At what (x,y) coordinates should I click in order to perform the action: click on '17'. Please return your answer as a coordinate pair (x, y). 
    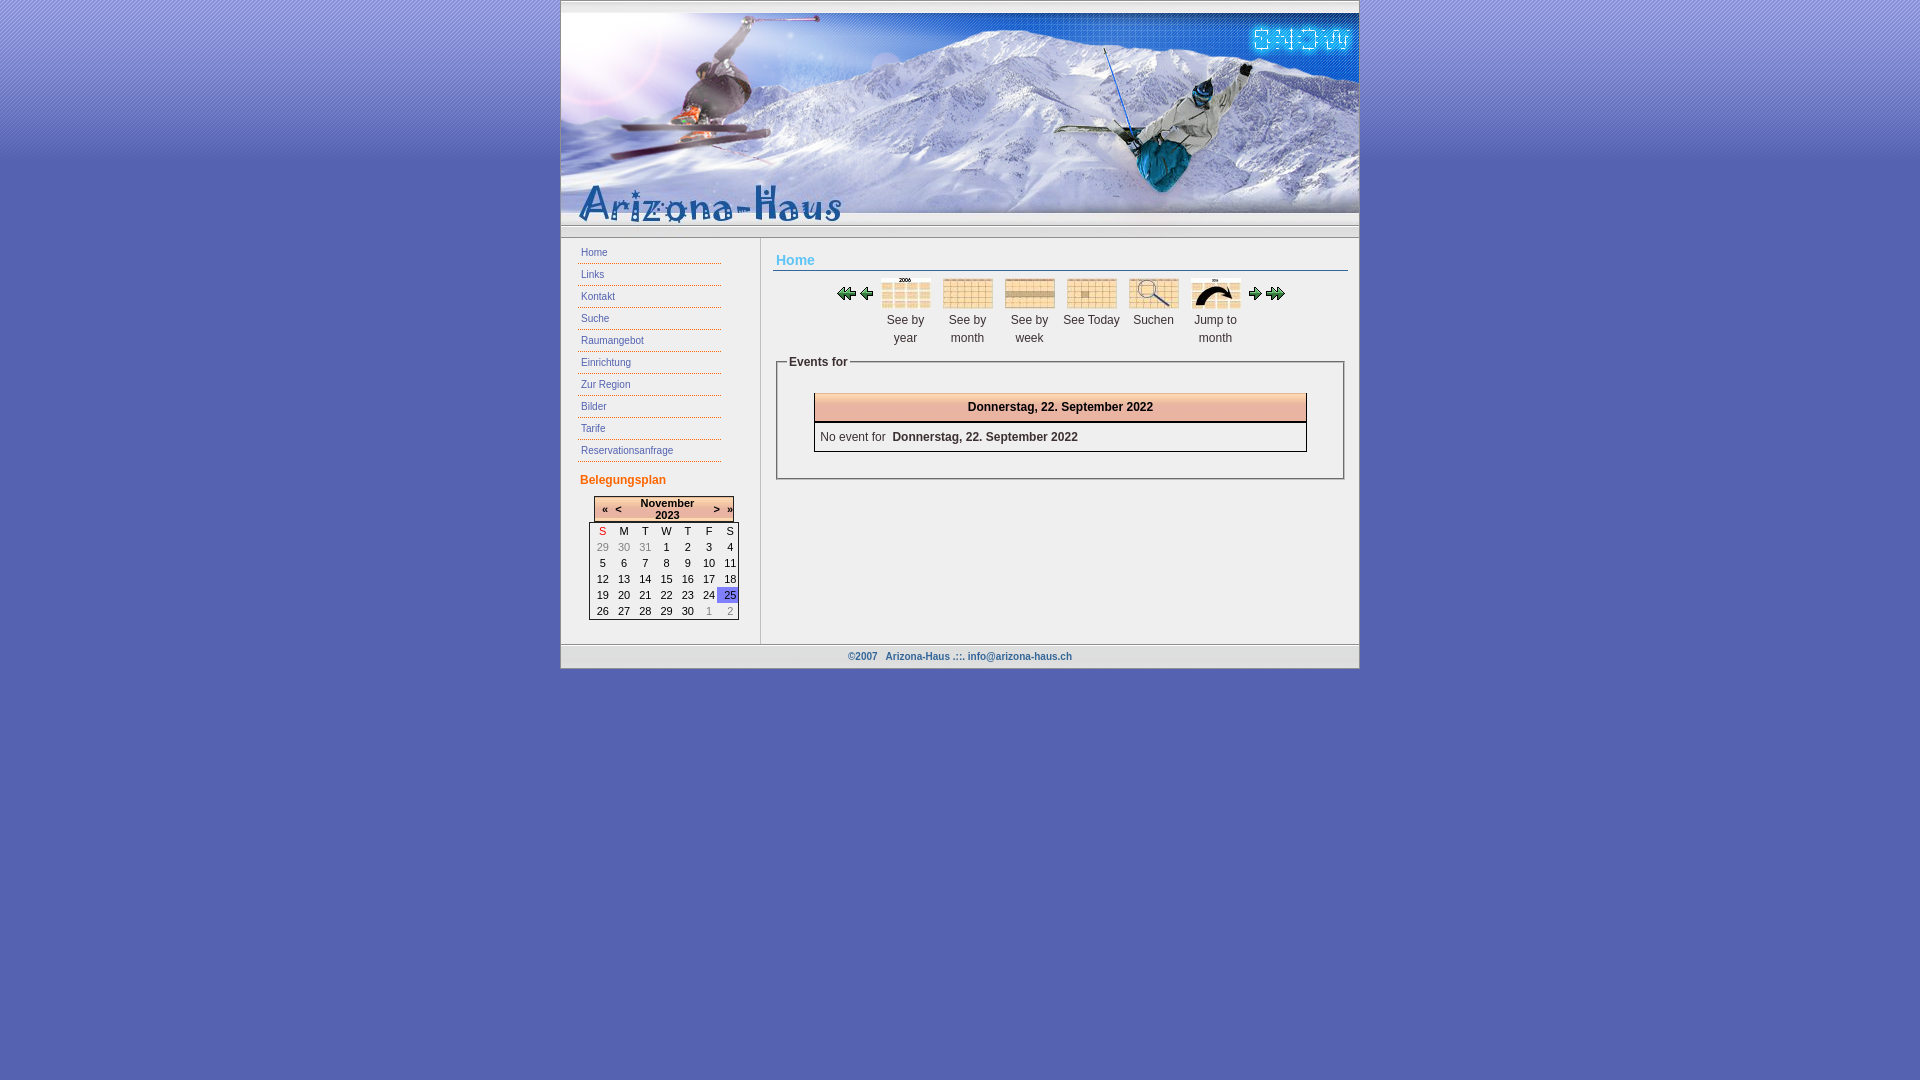
    Looking at the image, I should click on (709, 578).